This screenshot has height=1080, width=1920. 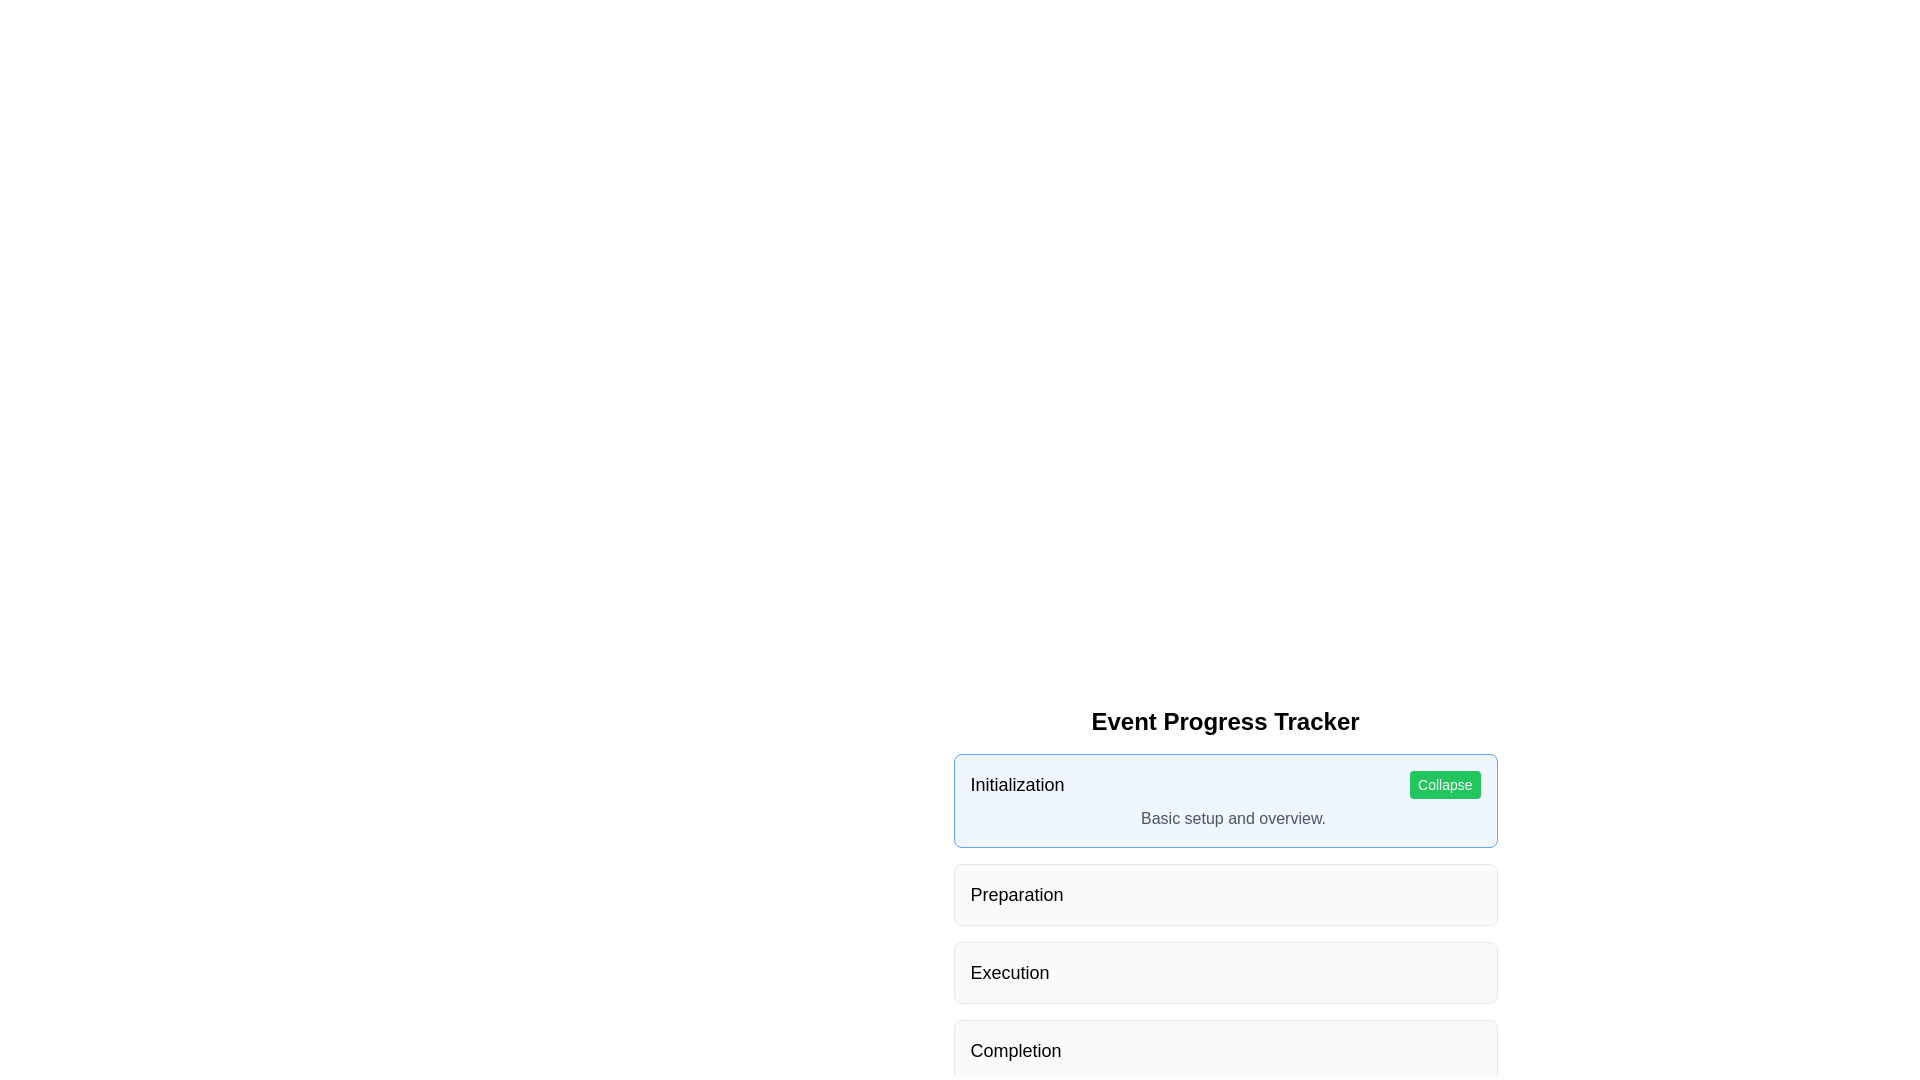 I want to click on the text label displaying 'Execution', which is the third item in the task list between 'Preparation' and 'Completion', so click(x=1010, y=971).